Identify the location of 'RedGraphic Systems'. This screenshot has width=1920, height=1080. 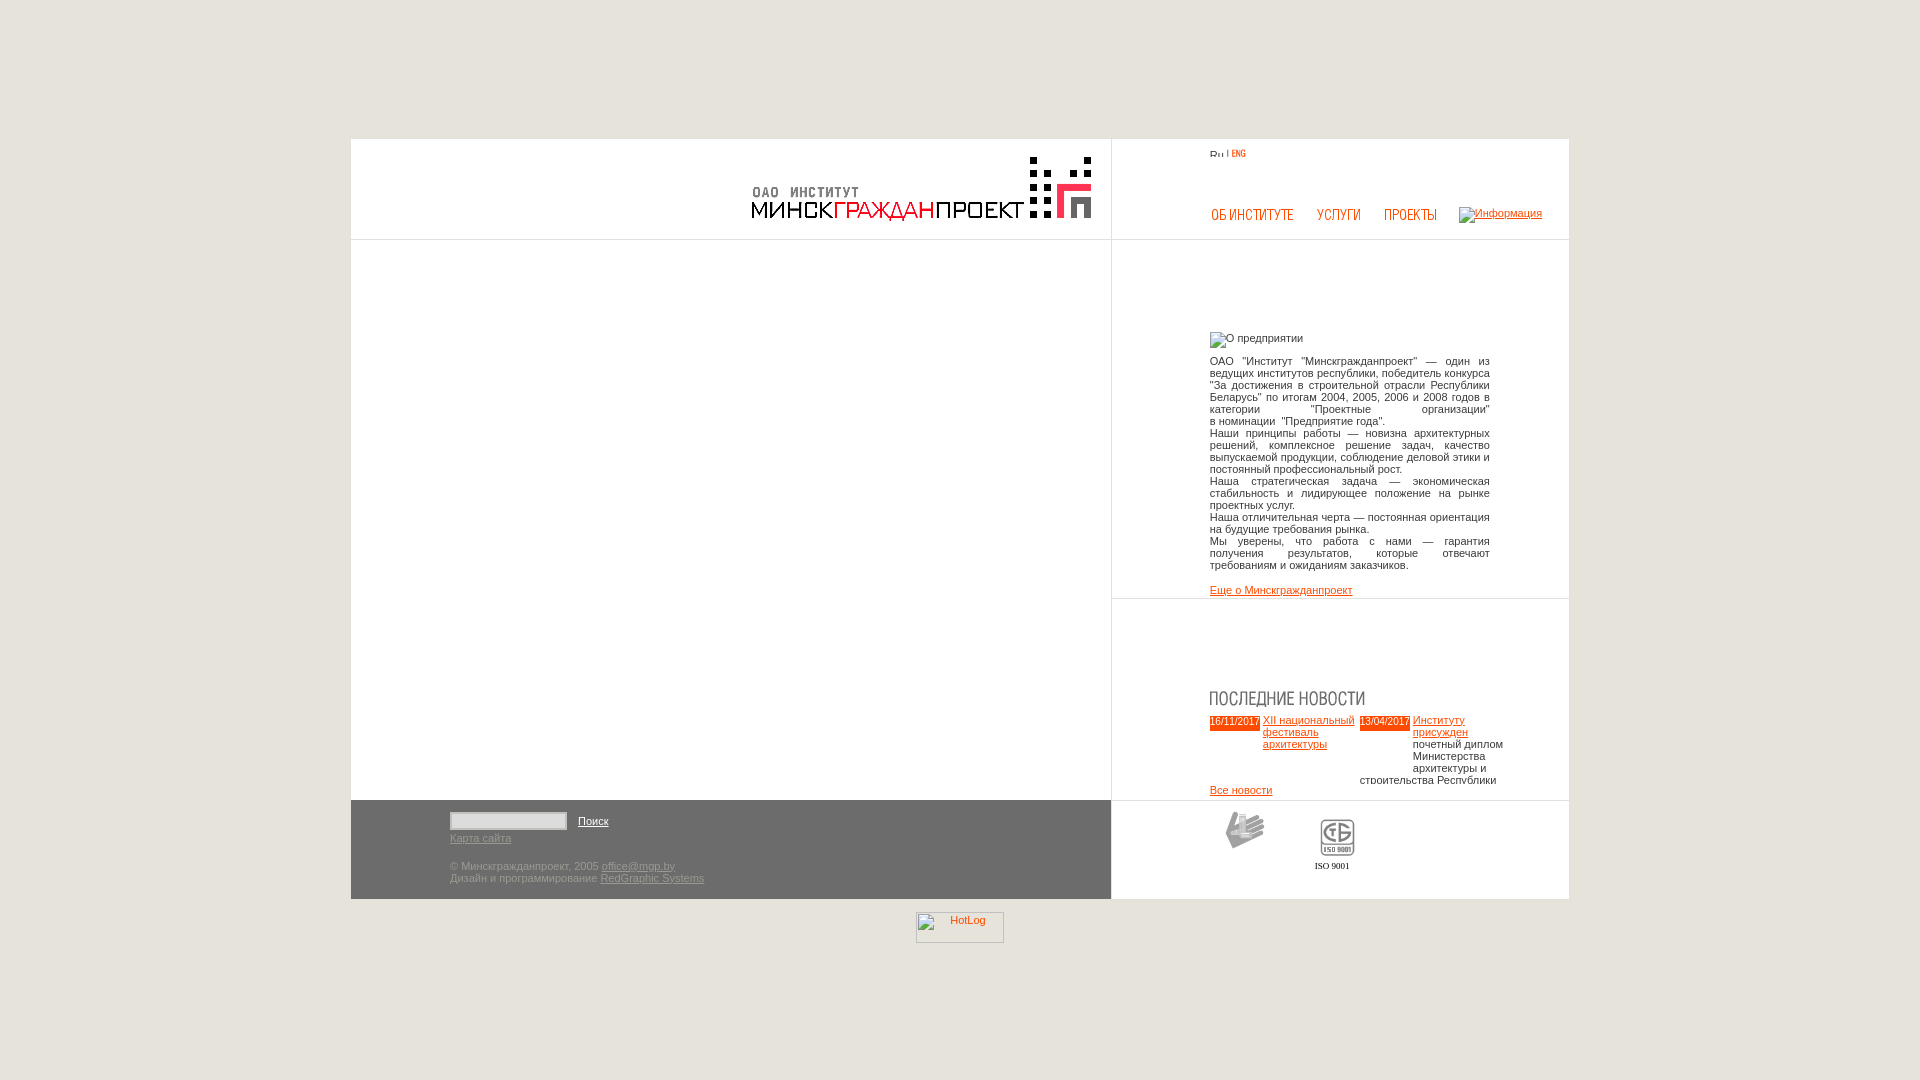
(652, 877).